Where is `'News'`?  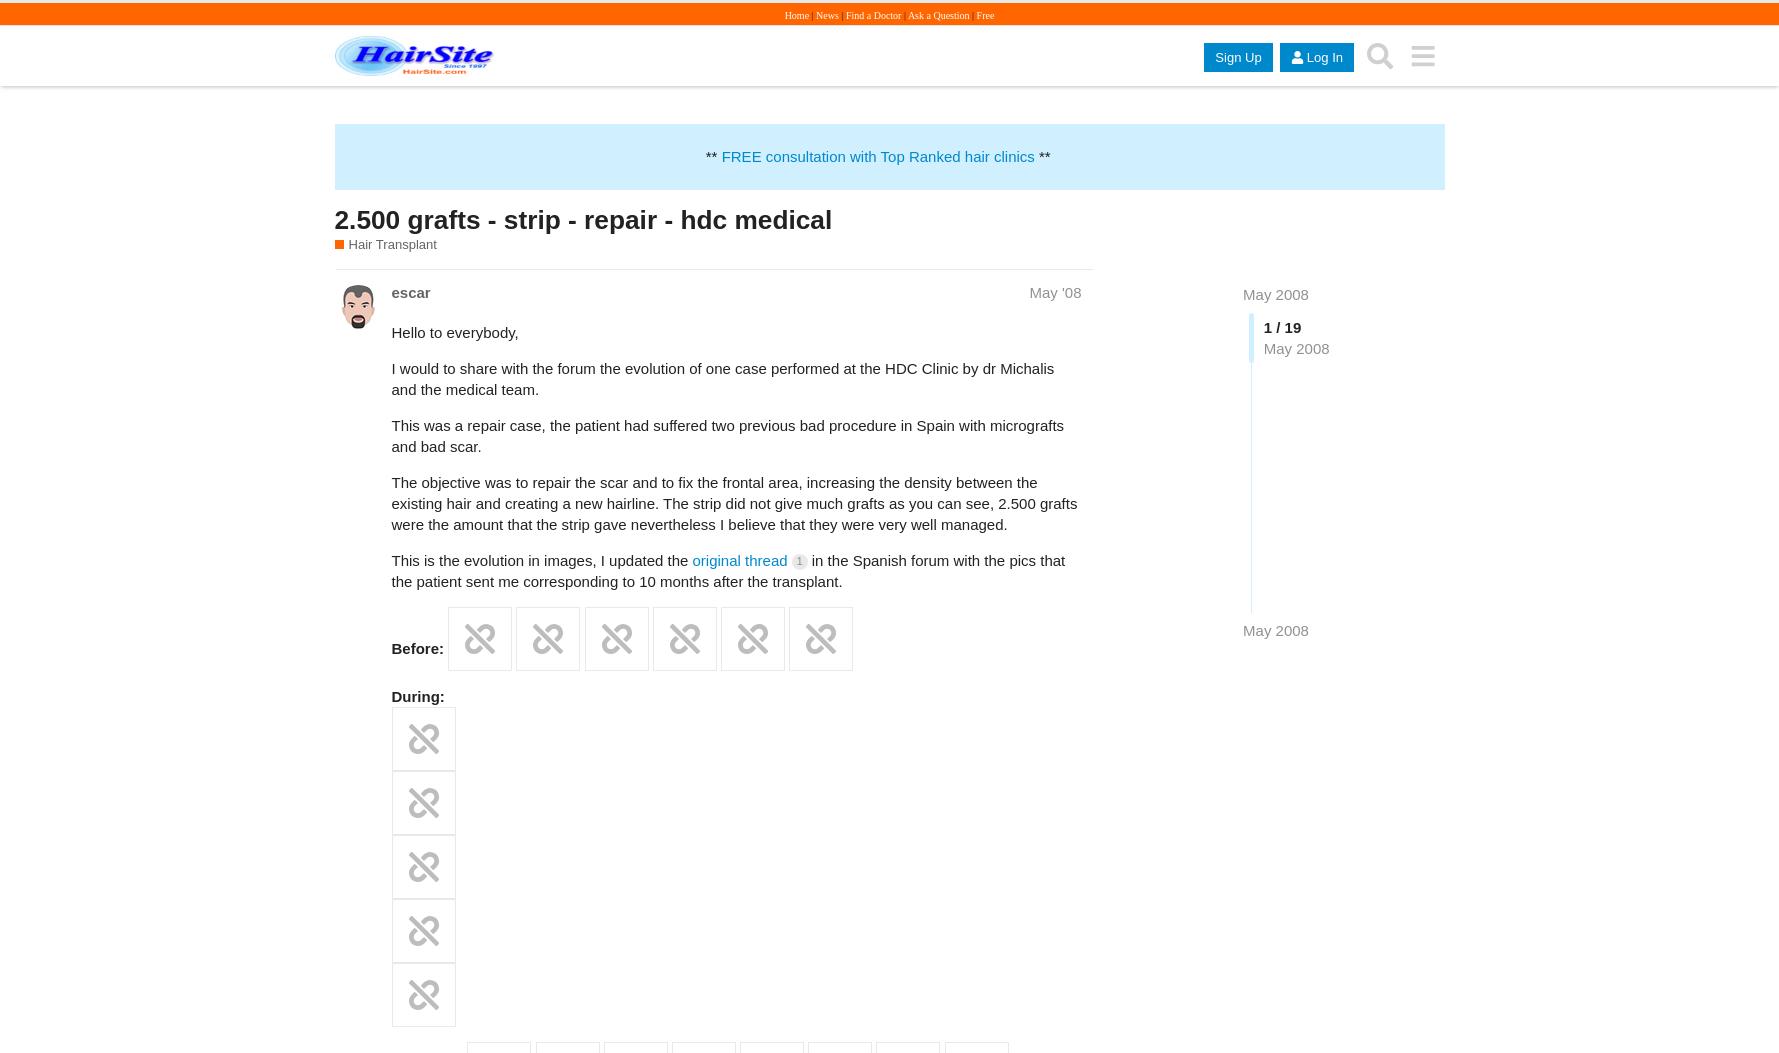 'News' is located at coordinates (827, 15).